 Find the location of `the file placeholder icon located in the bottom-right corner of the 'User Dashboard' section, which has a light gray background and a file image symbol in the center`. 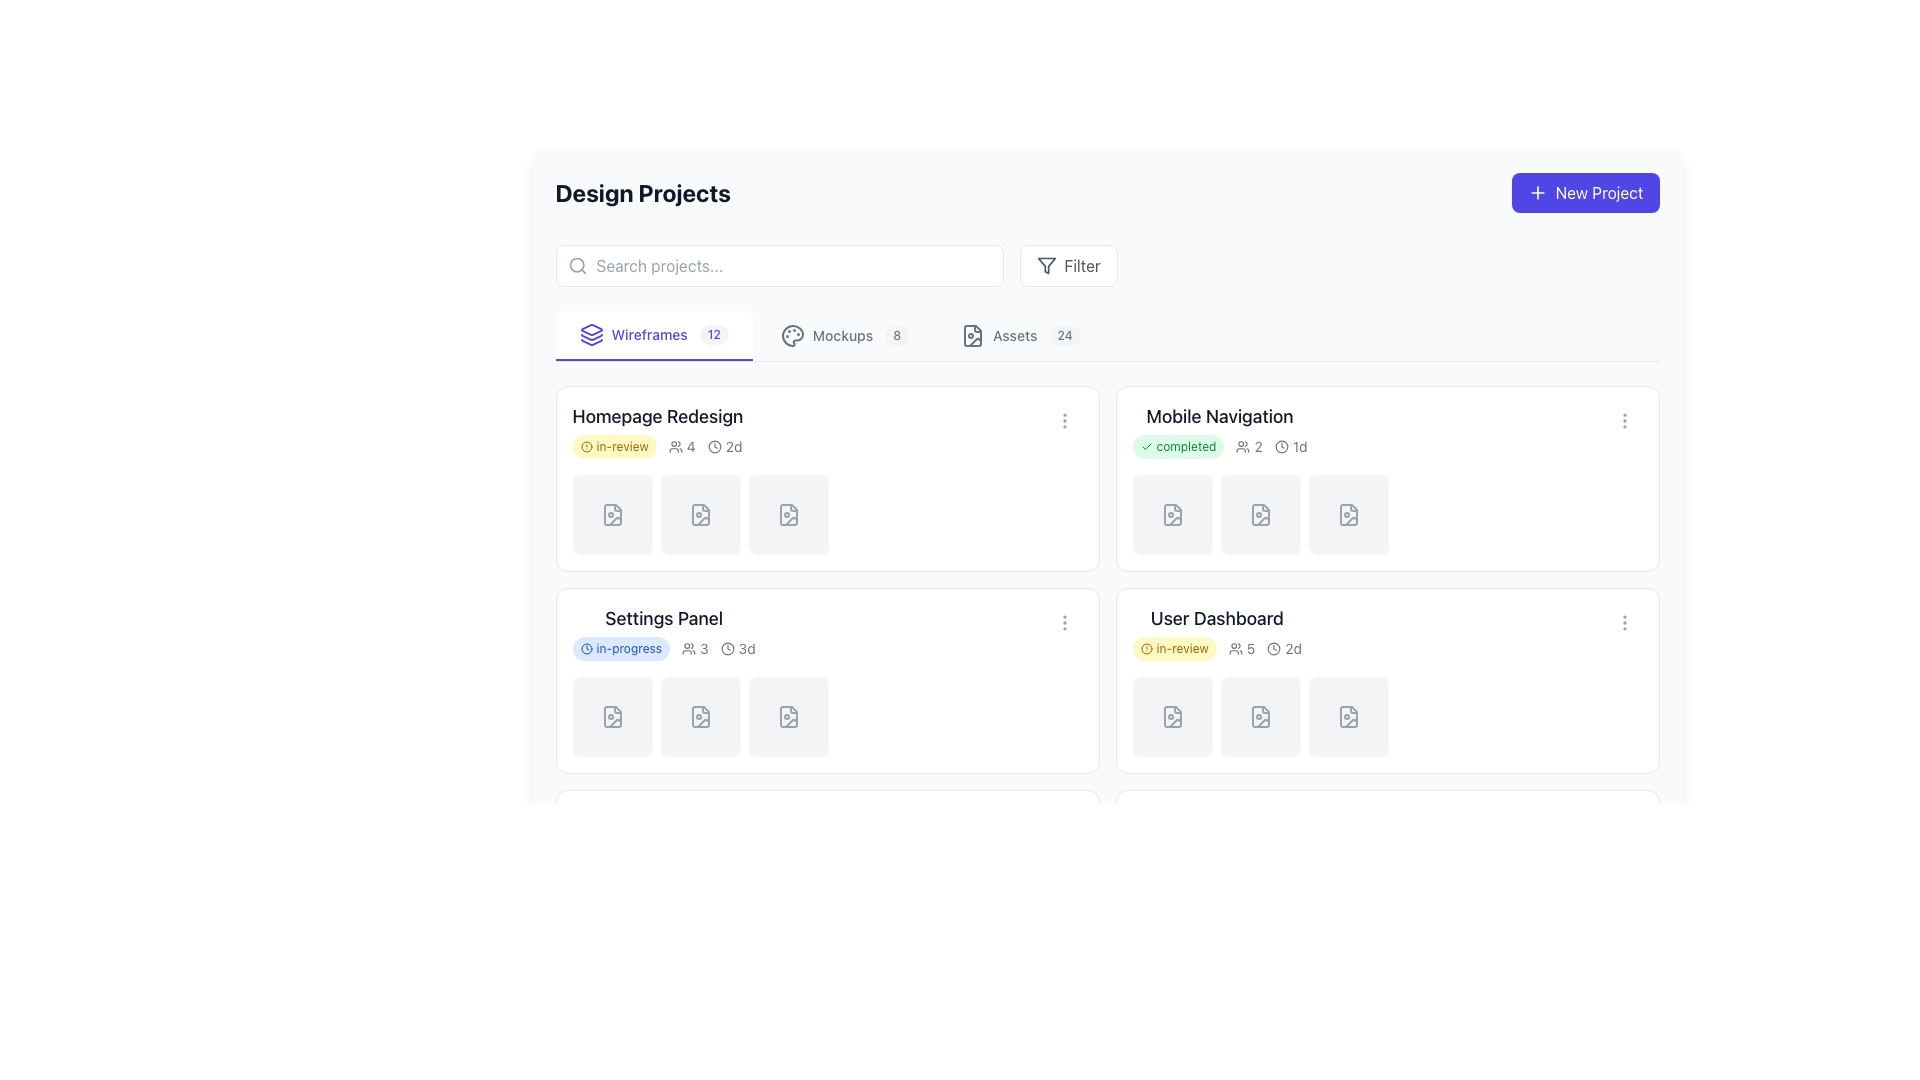

the file placeholder icon located in the bottom-right corner of the 'User Dashboard' section, which has a light gray background and a file image symbol in the center is located at coordinates (1348, 716).